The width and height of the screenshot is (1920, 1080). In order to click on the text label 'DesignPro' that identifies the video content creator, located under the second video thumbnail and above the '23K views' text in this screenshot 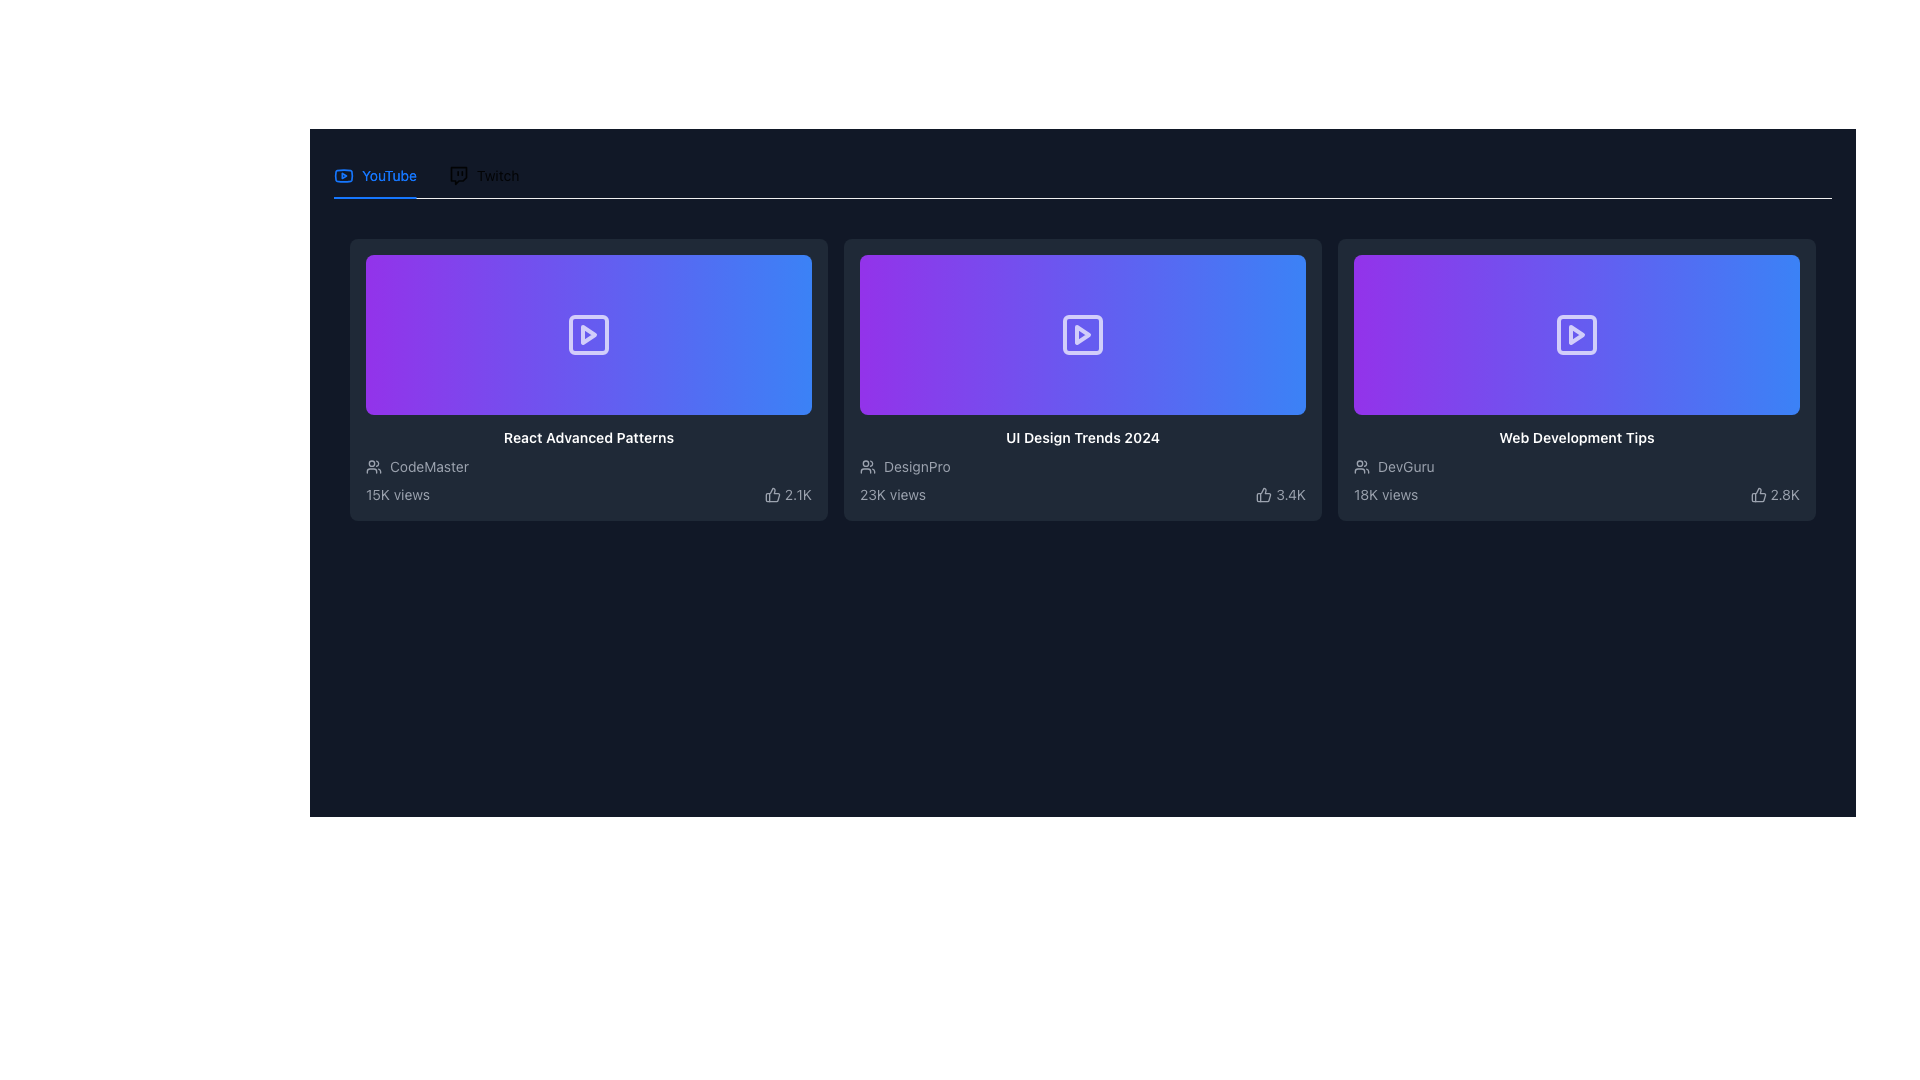, I will do `click(916, 466)`.